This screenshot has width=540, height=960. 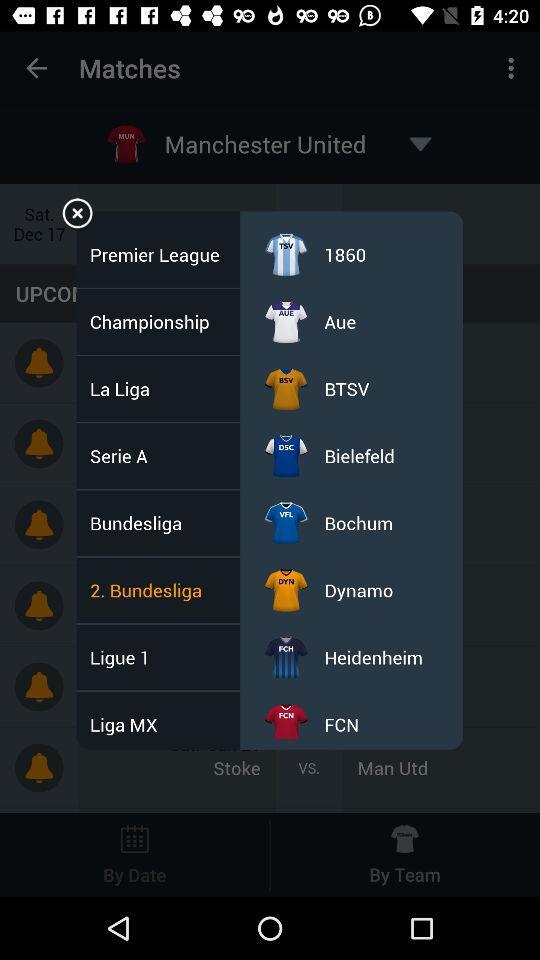 What do you see at coordinates (339, 321) in the screenshot?
I see `the aue icon` at bounding box center [339, 321].